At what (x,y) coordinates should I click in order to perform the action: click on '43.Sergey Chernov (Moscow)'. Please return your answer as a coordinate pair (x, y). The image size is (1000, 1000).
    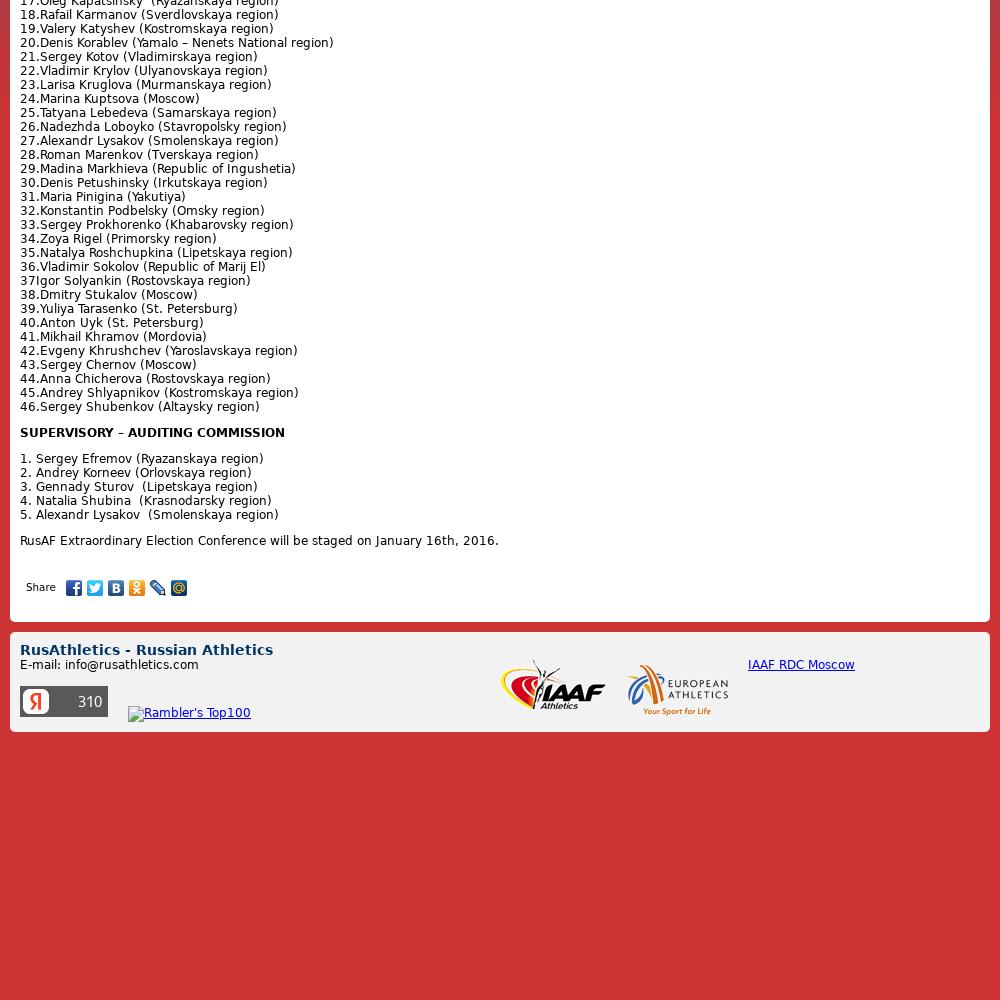
    Looking at the image, I should click on (107, 364).